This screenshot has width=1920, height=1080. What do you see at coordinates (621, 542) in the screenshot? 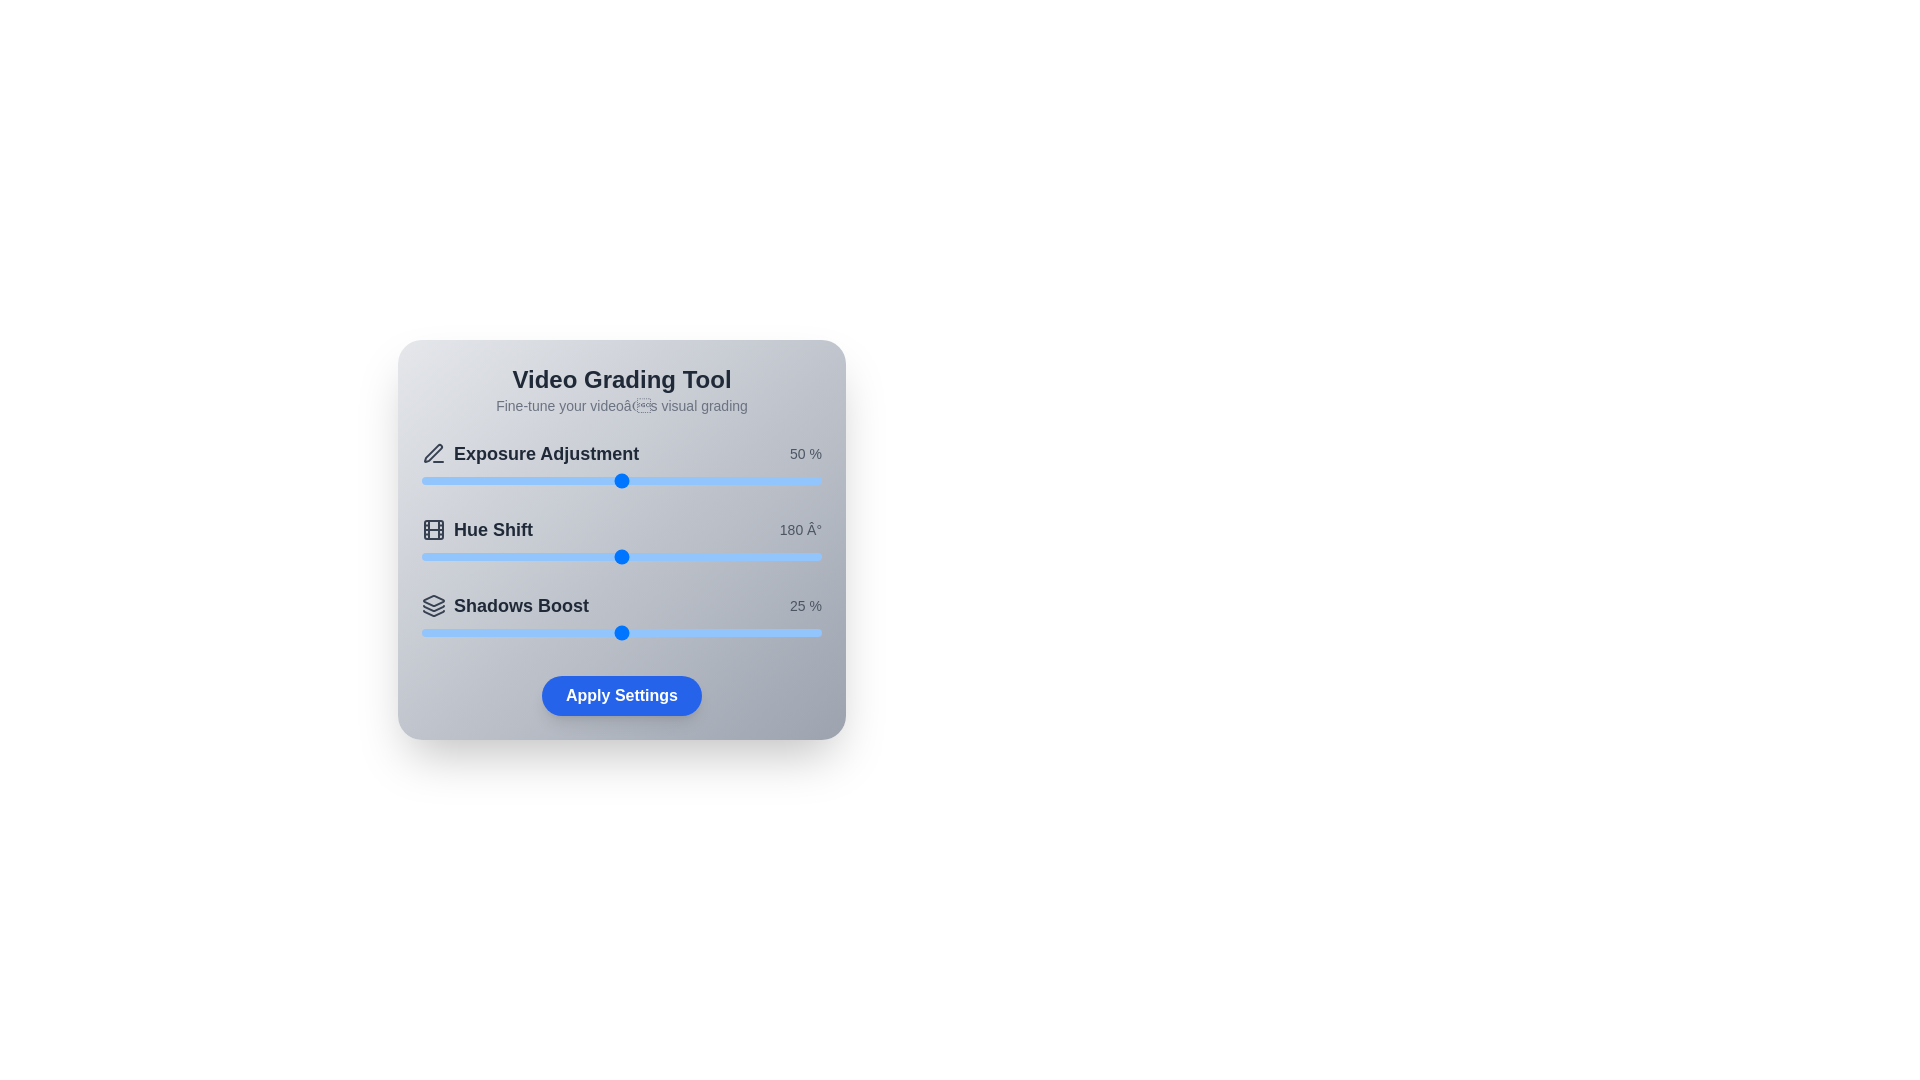
I see `middle label and value of the grouped interactive sliders for 'Exposure Adjustment', 'Hue Shift', and 'Shadows Boost' located in the 'Video Grading Tool' section` at bounding box center [621, 542].